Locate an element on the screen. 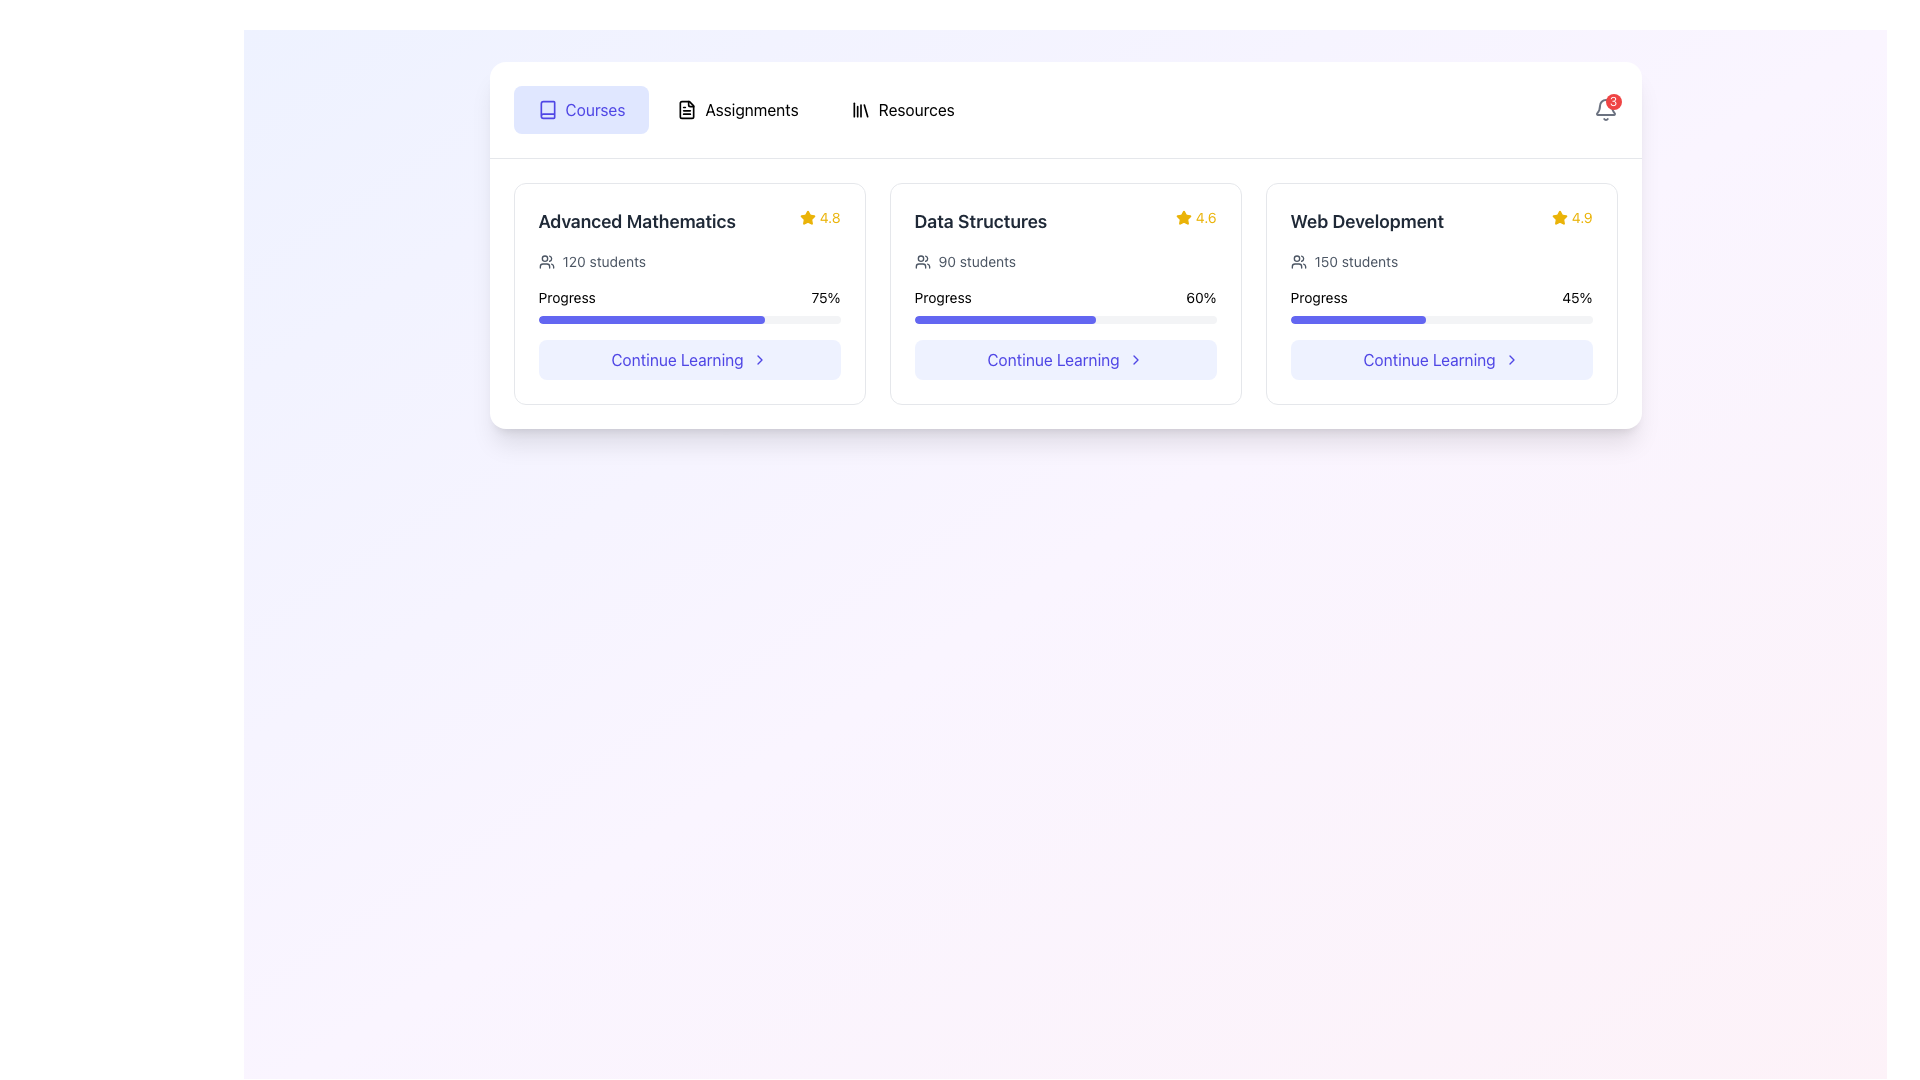 Image resolution: width=1920 pixels, height=1080 pixels. the text label below the course progress bar in the 'Advanced Mathematics' course card is located at coordinates (677, 358).